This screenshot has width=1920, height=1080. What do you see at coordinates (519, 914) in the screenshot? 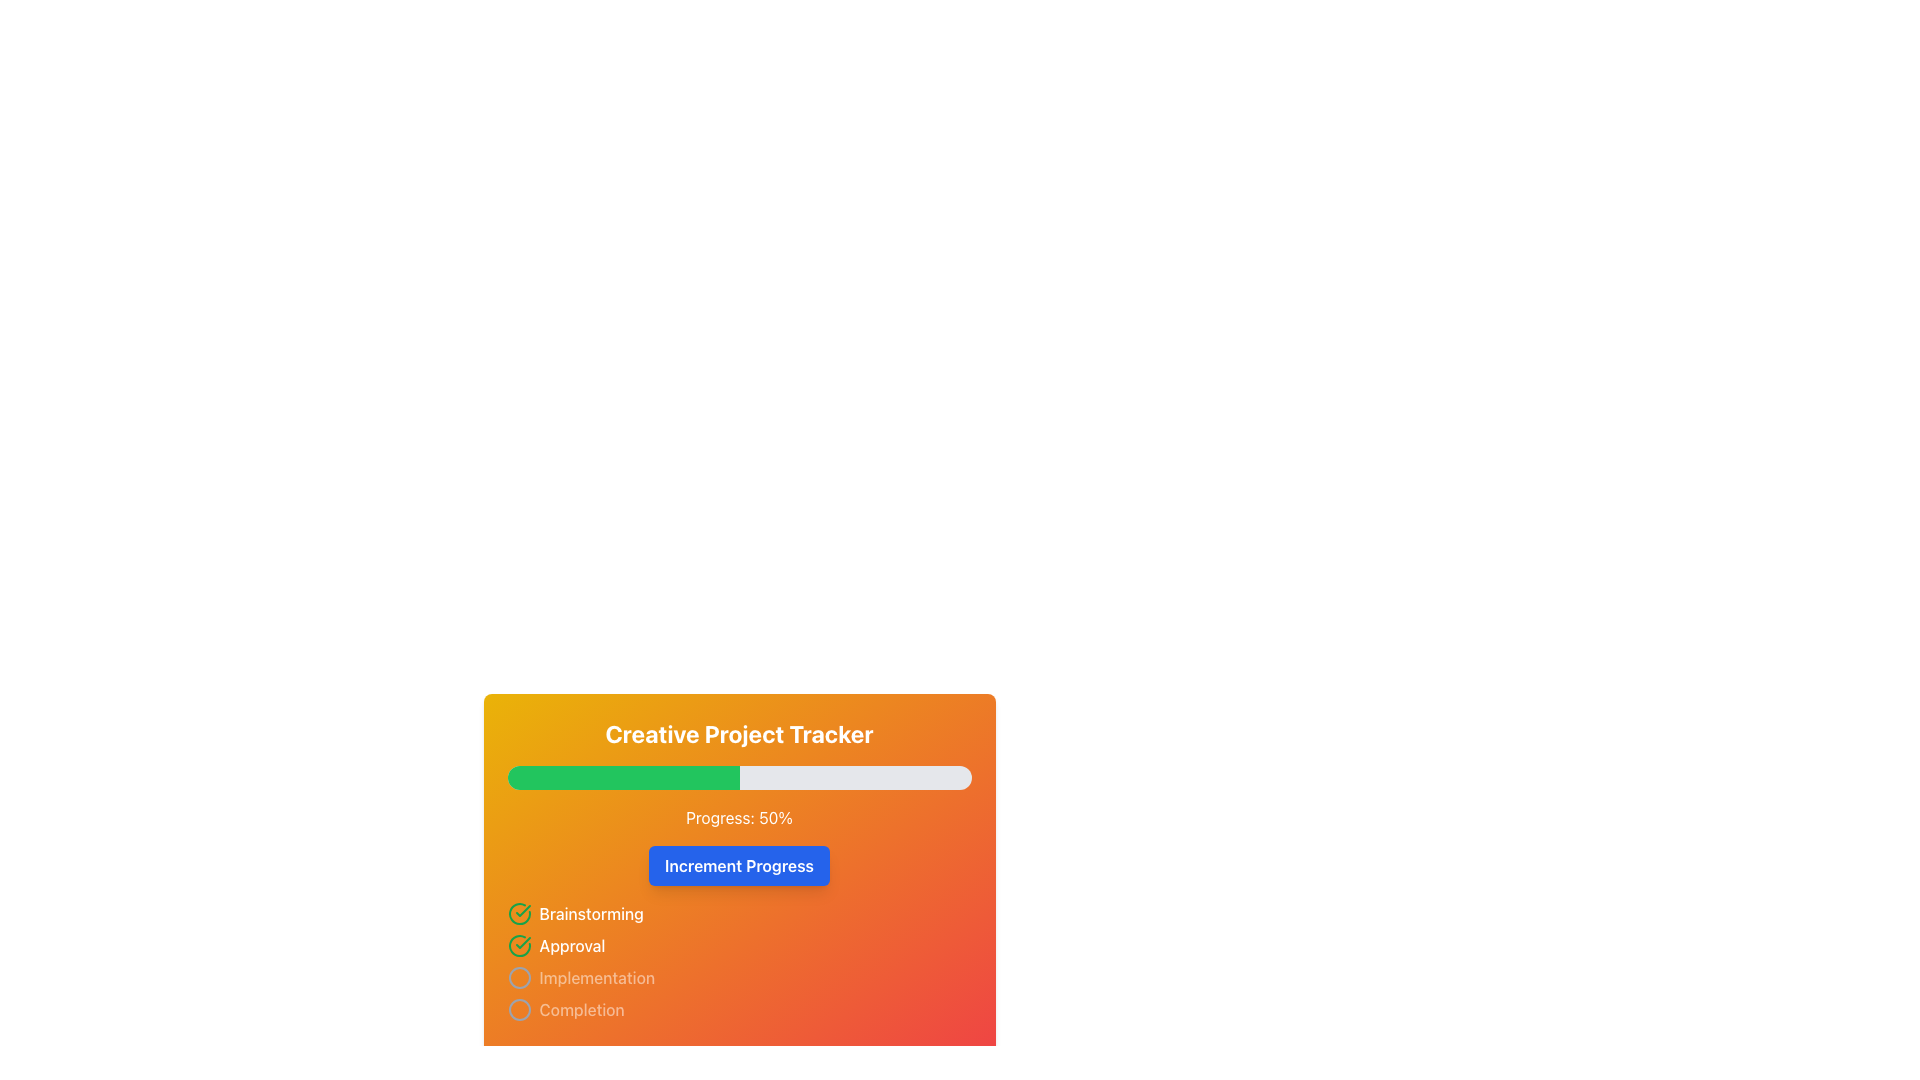
I see `the green circular icon with a checkmark, which indicates the completed status of the 'Brainstorming' task in the 'Creative Project Tracker' checklist` at bounding box center [519, 914].